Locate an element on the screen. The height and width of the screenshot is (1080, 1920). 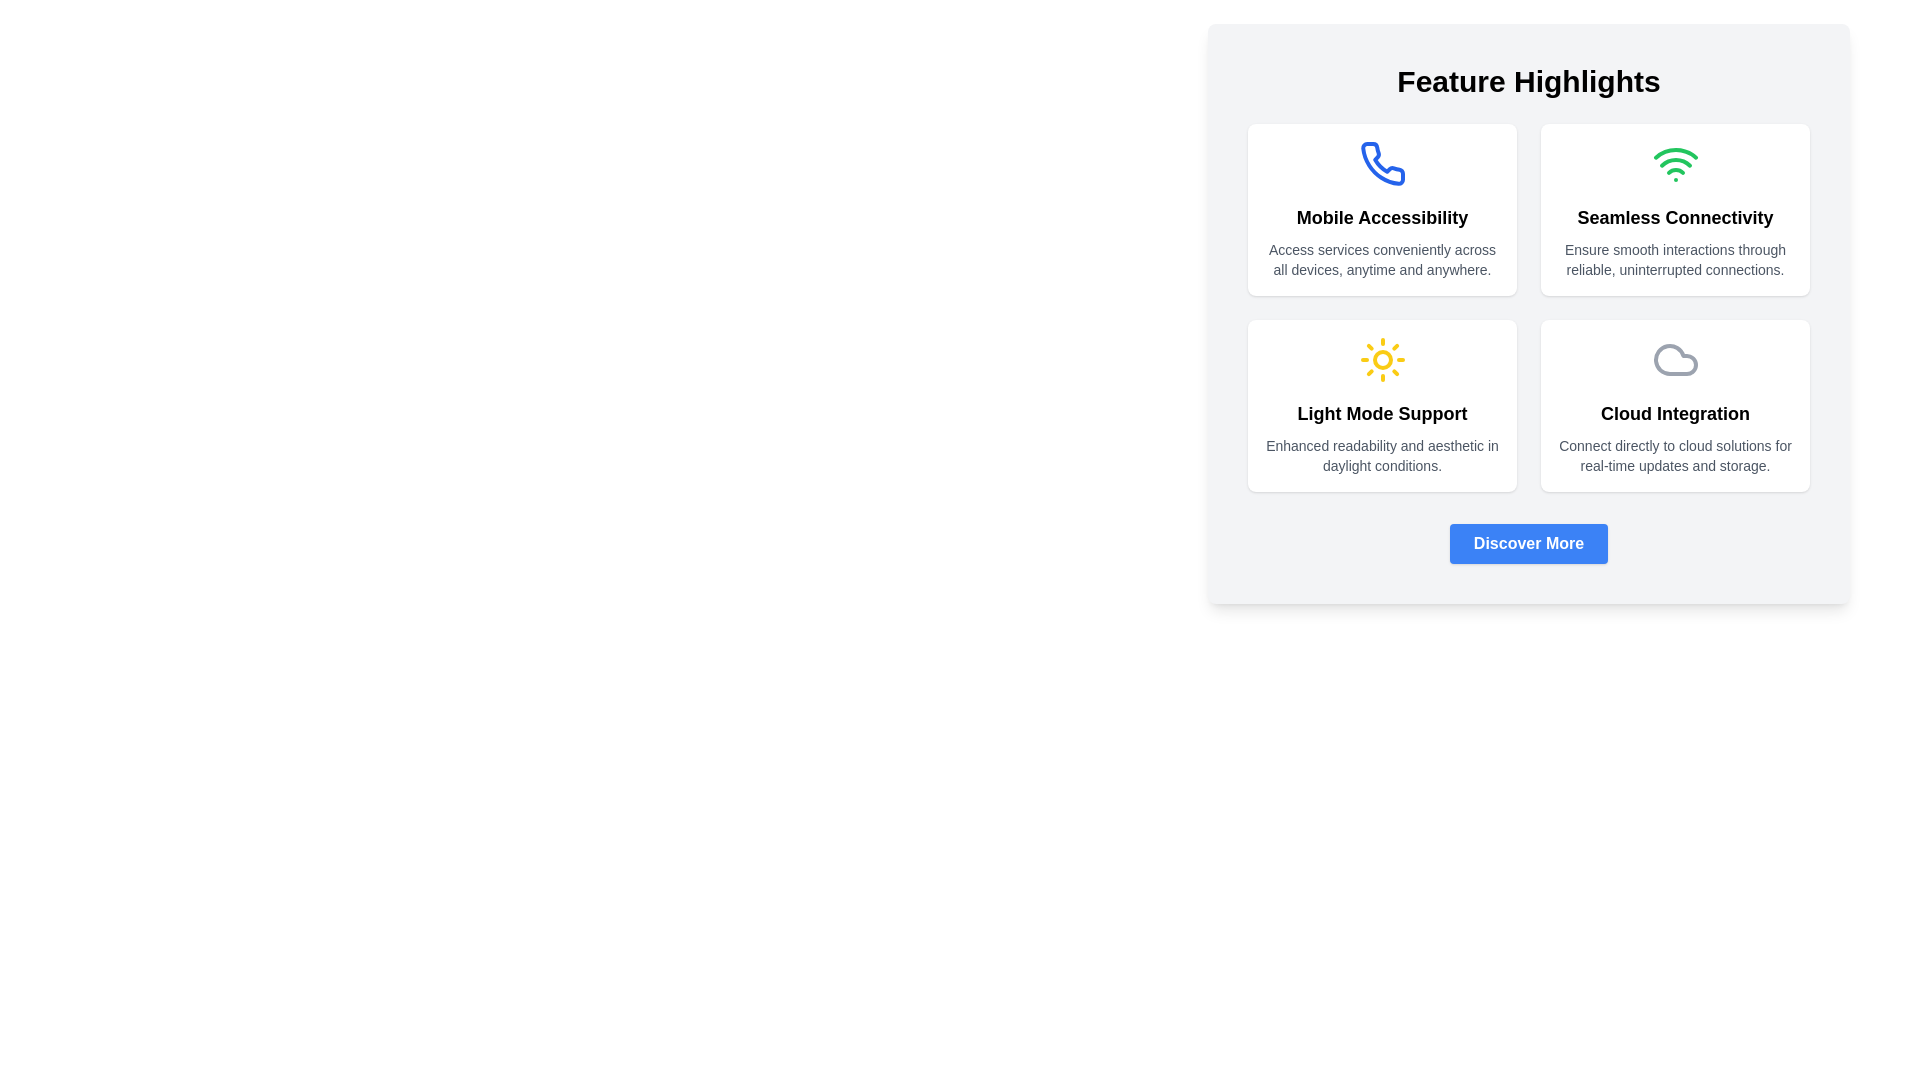
the text label located in the top-right cell of the grid under 'Feature Highlights', which serves as a title for connectivity features is located at coordinates (1675, 218).